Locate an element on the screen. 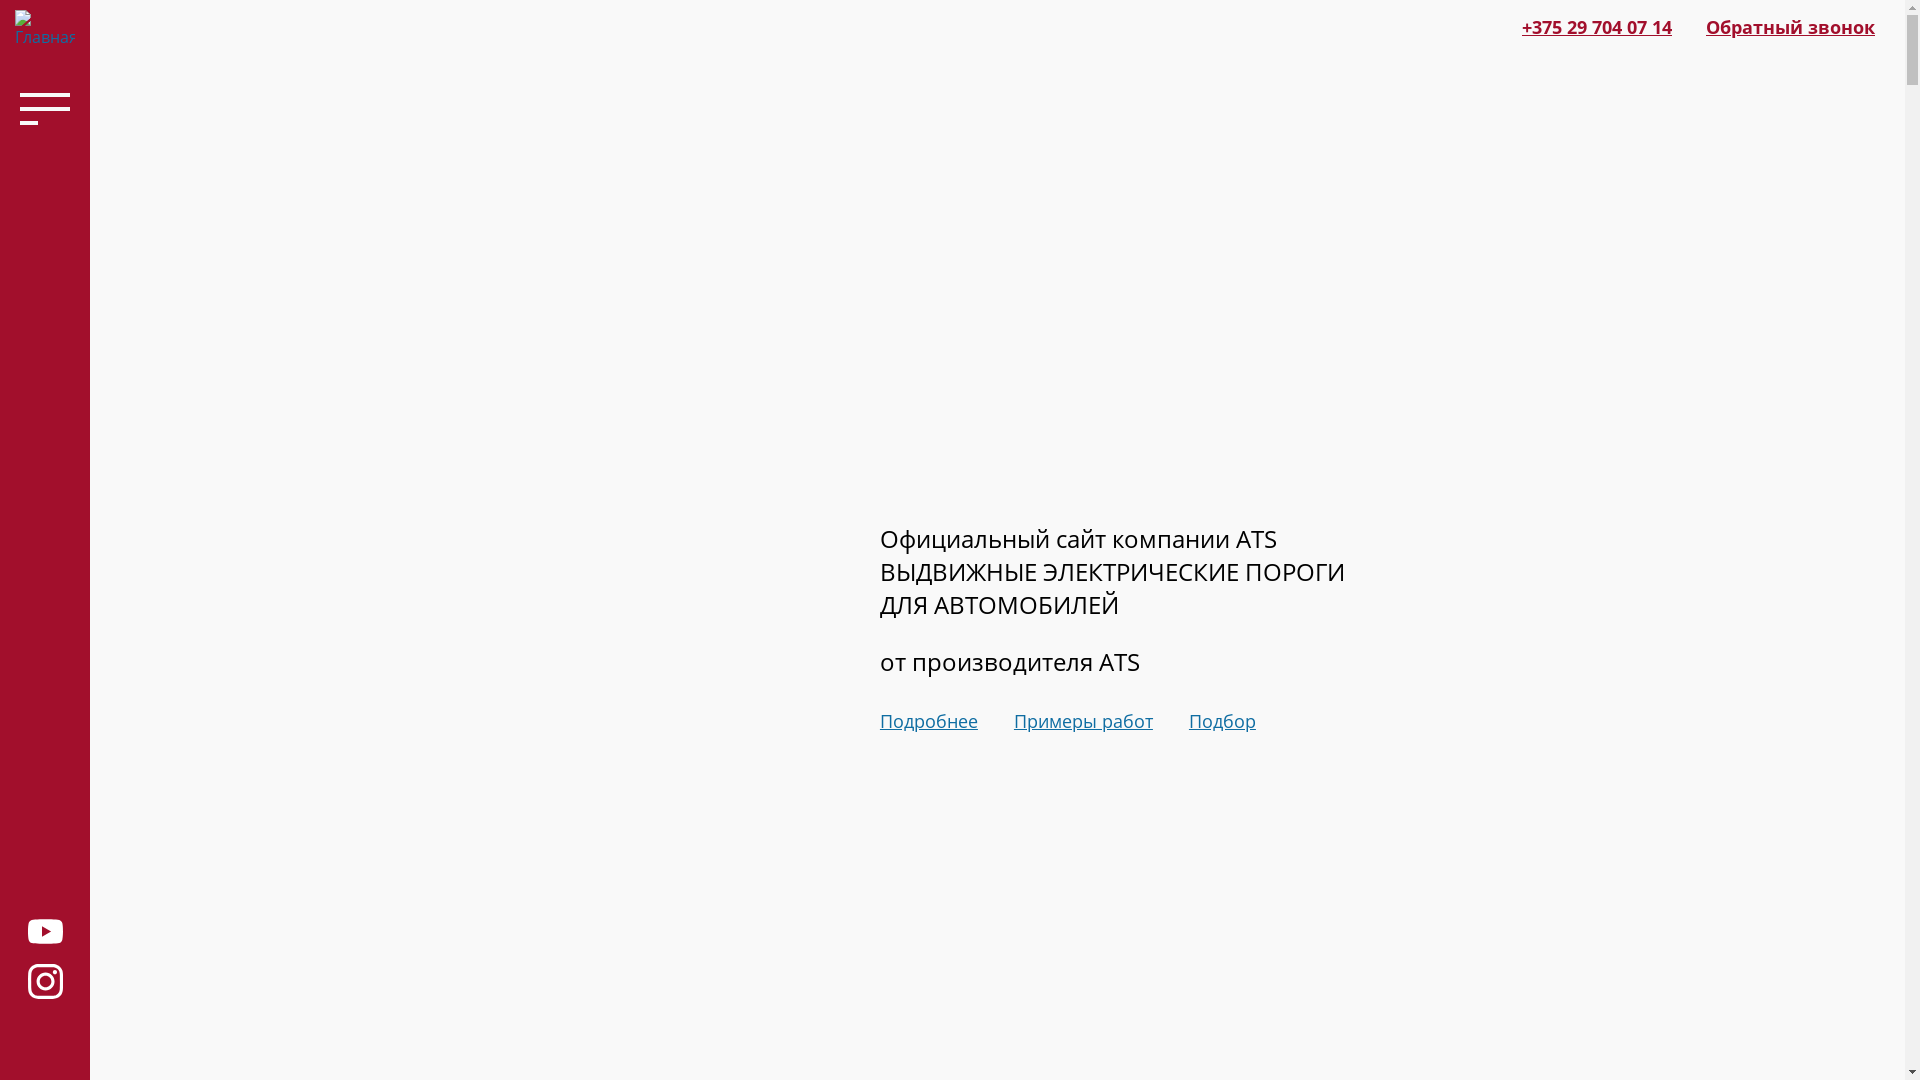  '+375 29 704 07 14' is located at coordinates (1596, 27).